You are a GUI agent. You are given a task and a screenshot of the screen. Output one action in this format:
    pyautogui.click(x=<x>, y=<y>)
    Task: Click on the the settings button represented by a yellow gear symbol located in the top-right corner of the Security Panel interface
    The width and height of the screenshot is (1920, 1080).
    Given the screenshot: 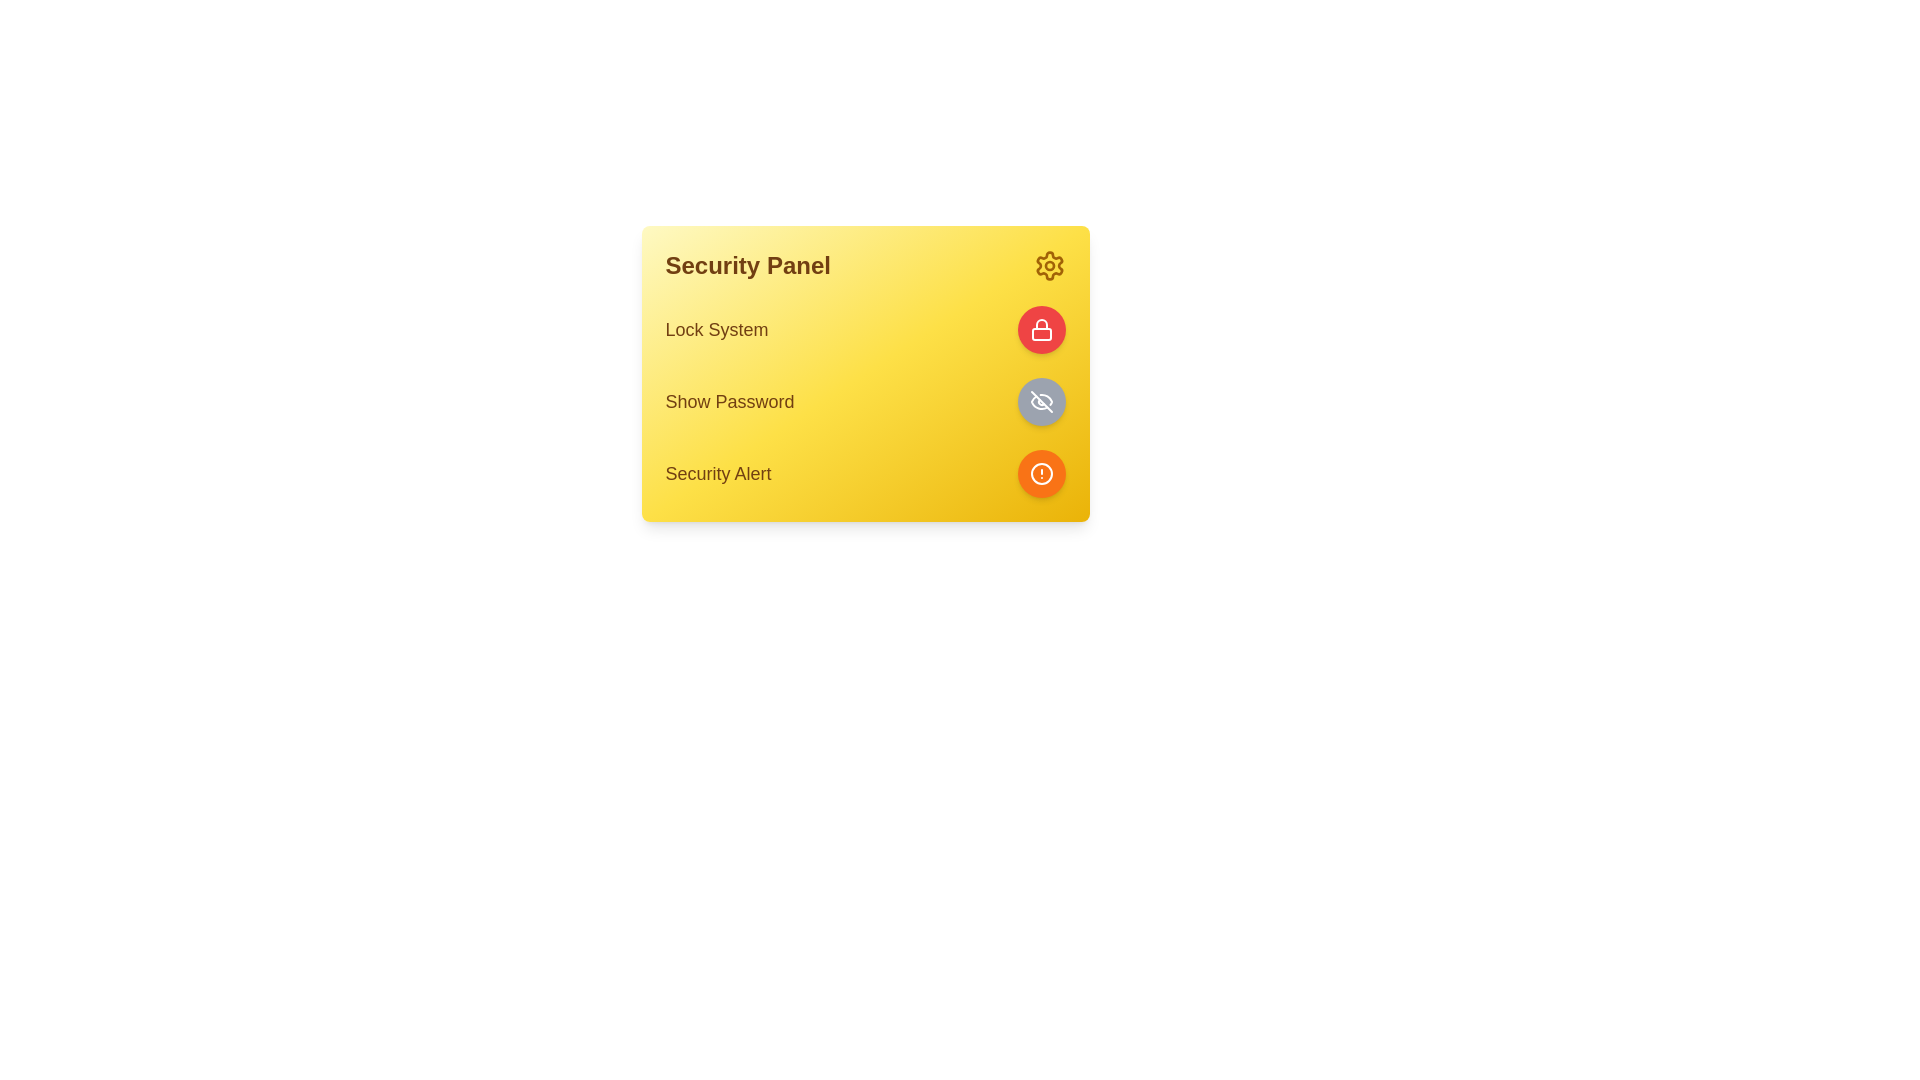 What is the action you would take?
    pyautogui.click(x=1048, y=265)
    